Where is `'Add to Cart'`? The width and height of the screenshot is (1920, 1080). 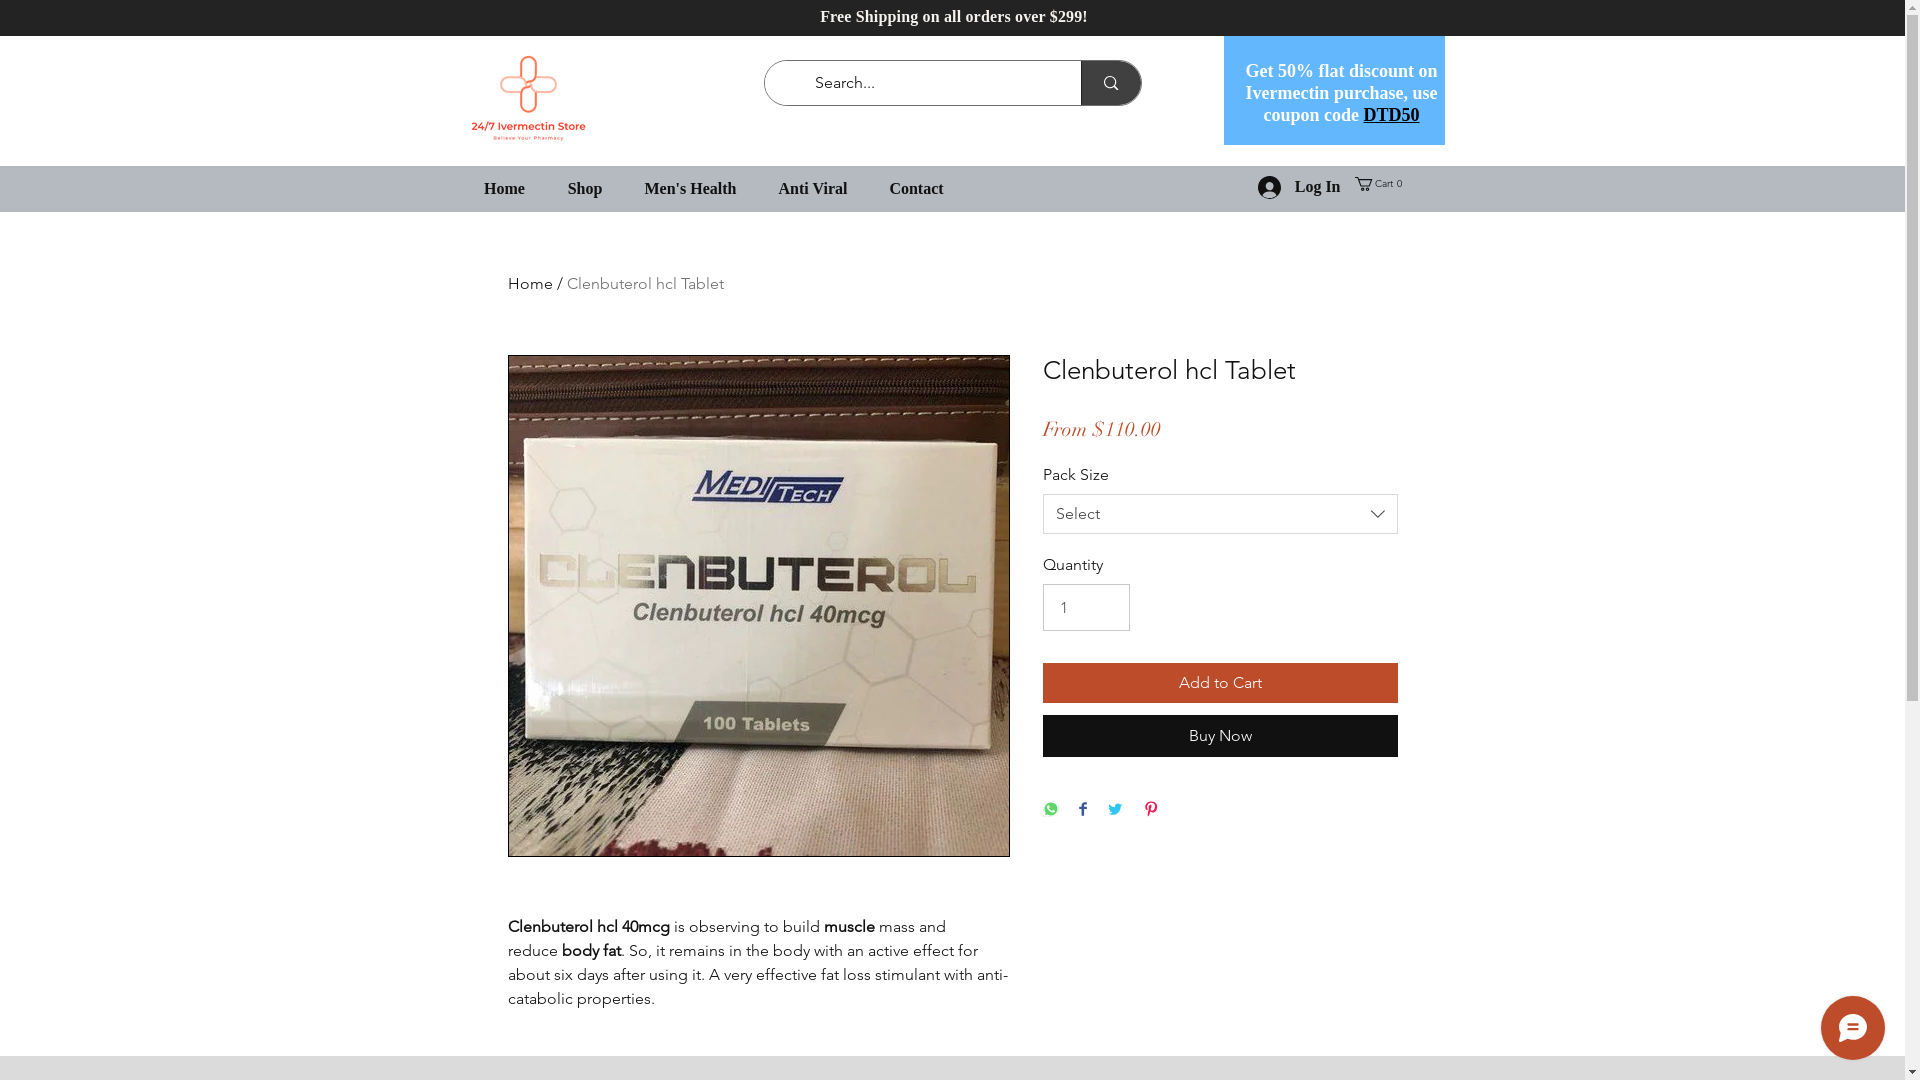 'Add to Cart' is located at coordinates (1218, 681).